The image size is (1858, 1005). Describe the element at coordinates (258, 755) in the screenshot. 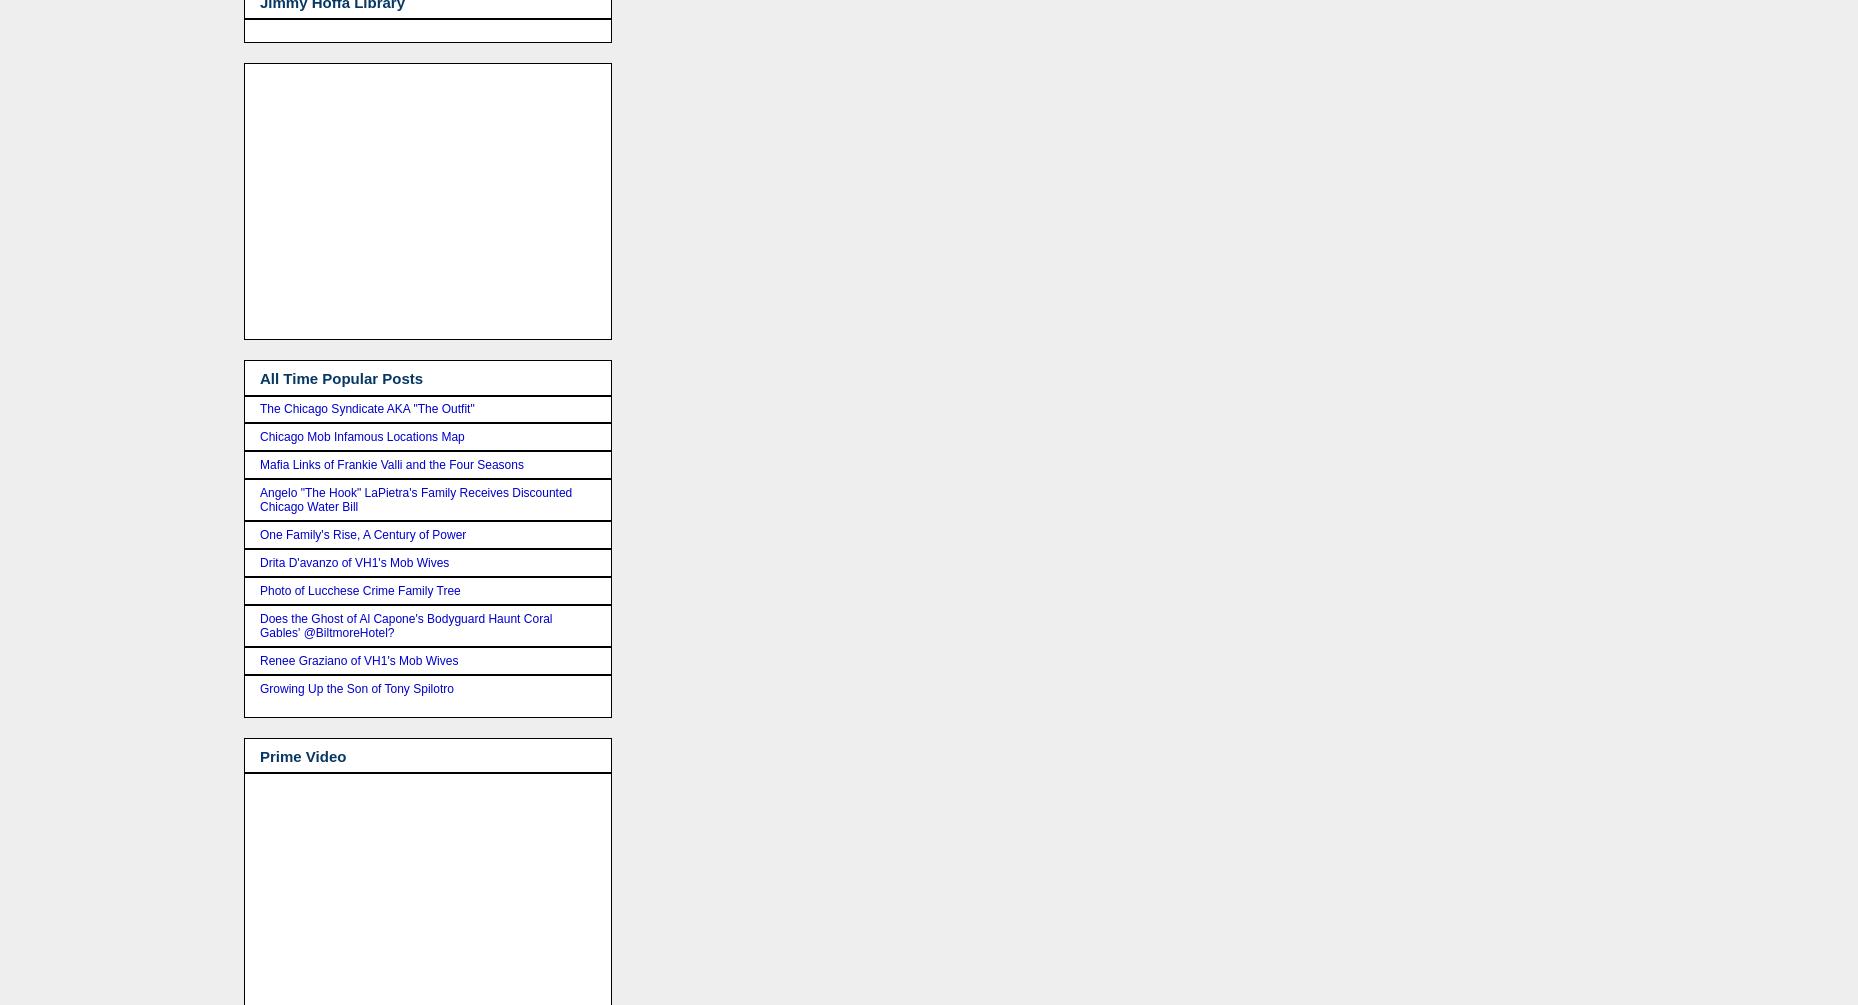

I see `'Prime Video'` at that location.